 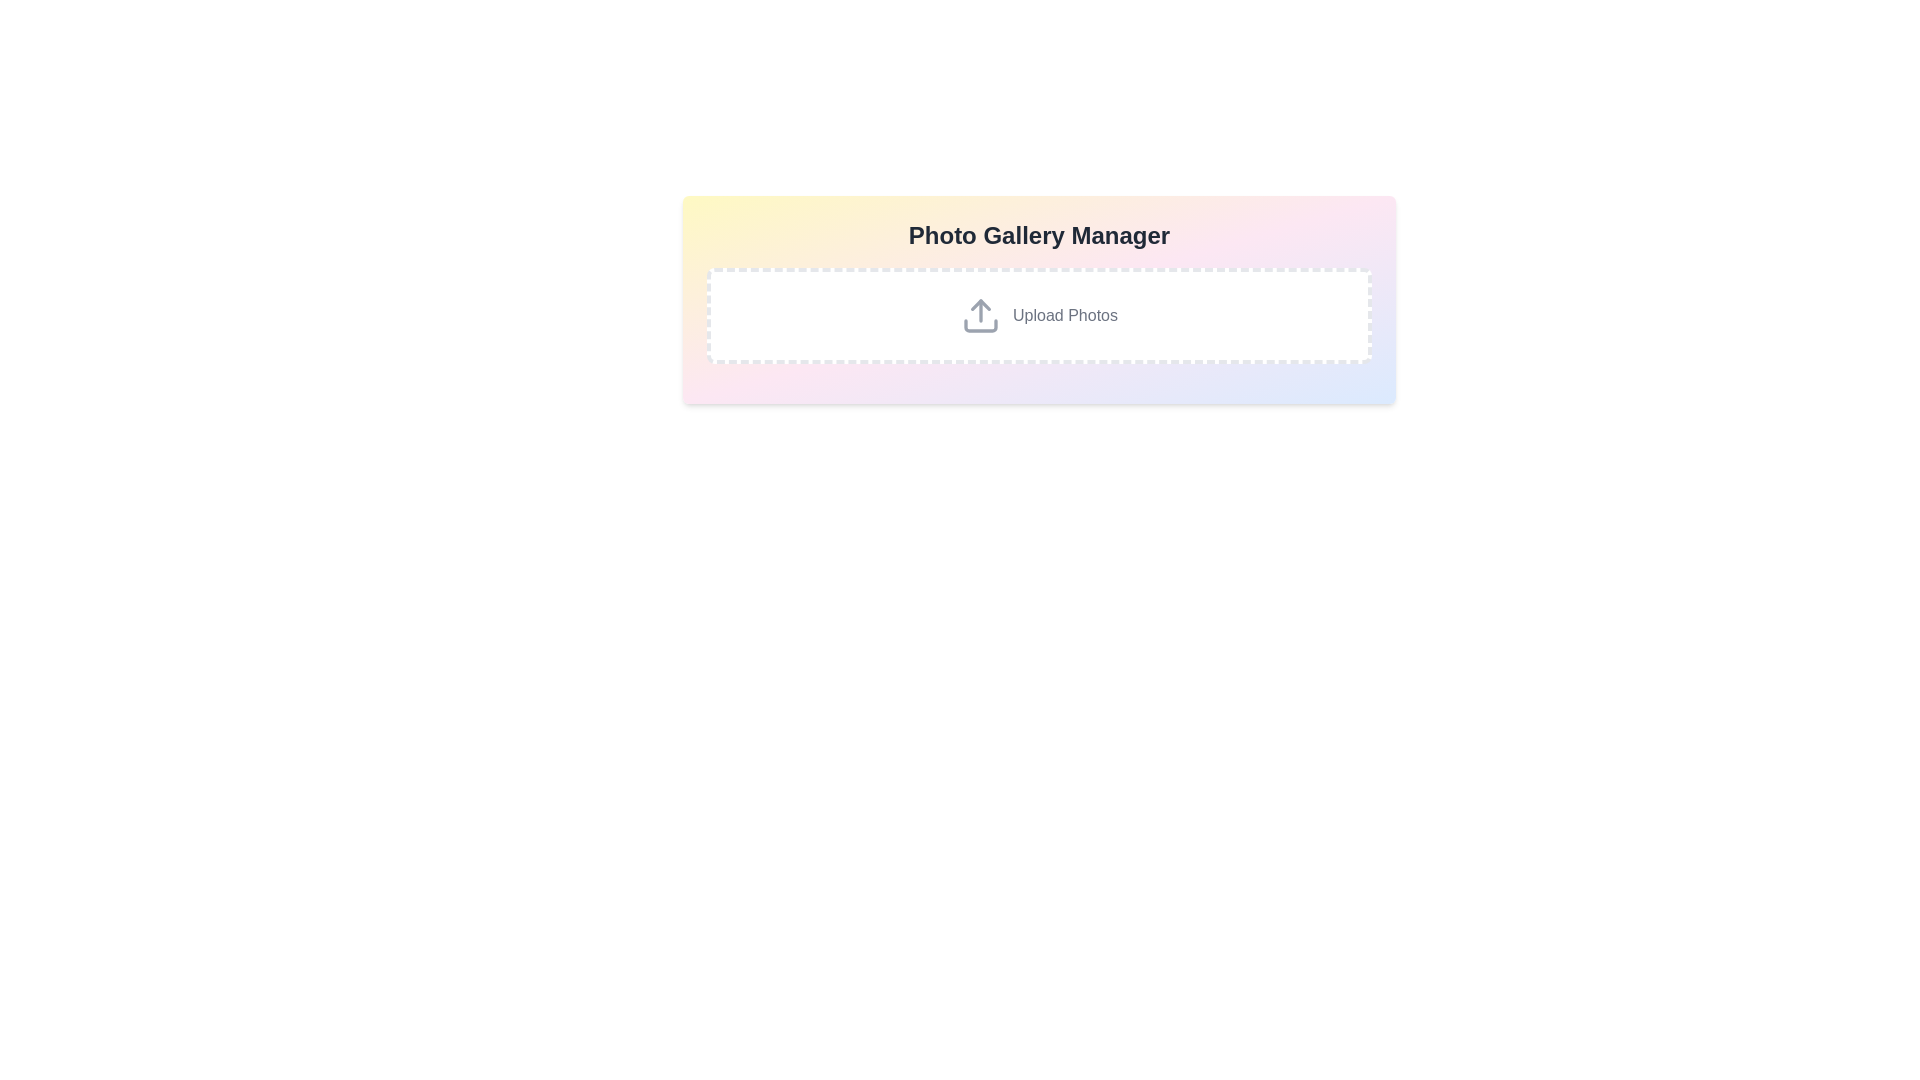 I want to click on the 'Upload Photos' button in the modal dialog with a pastel gradient background to initiate the upload process, so click(x=1039, y=326).